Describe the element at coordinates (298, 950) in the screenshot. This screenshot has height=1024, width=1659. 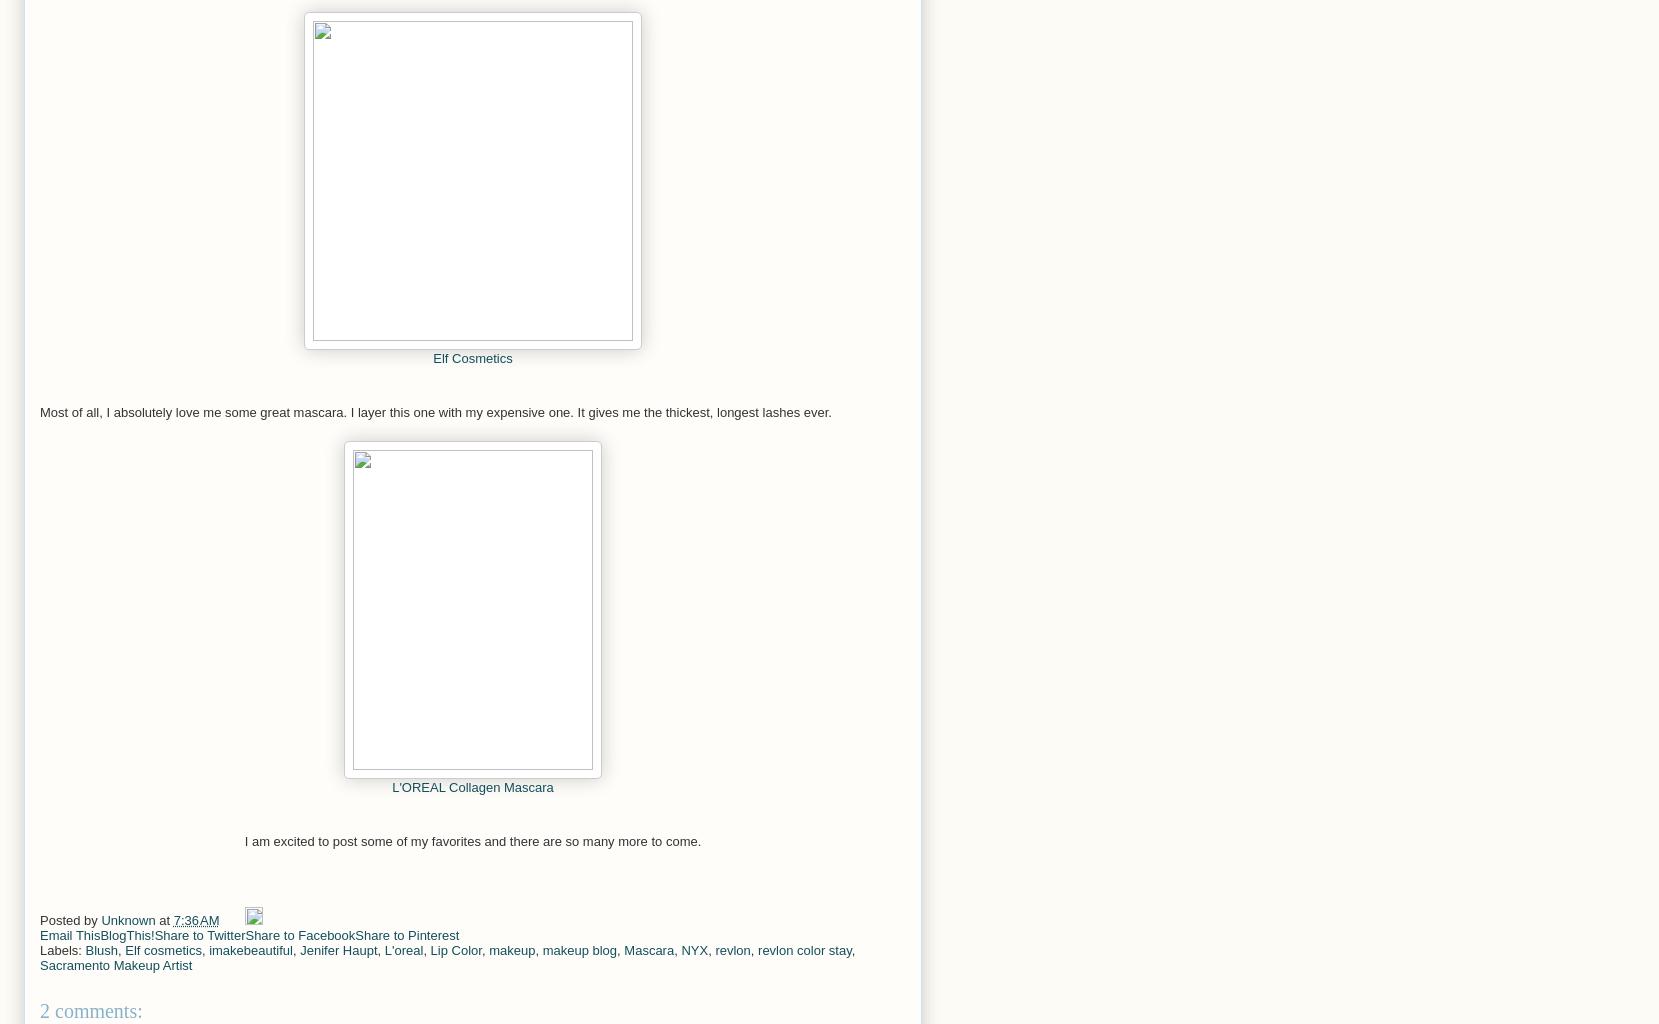
I see `'Jenifer Haupt'` at that location.